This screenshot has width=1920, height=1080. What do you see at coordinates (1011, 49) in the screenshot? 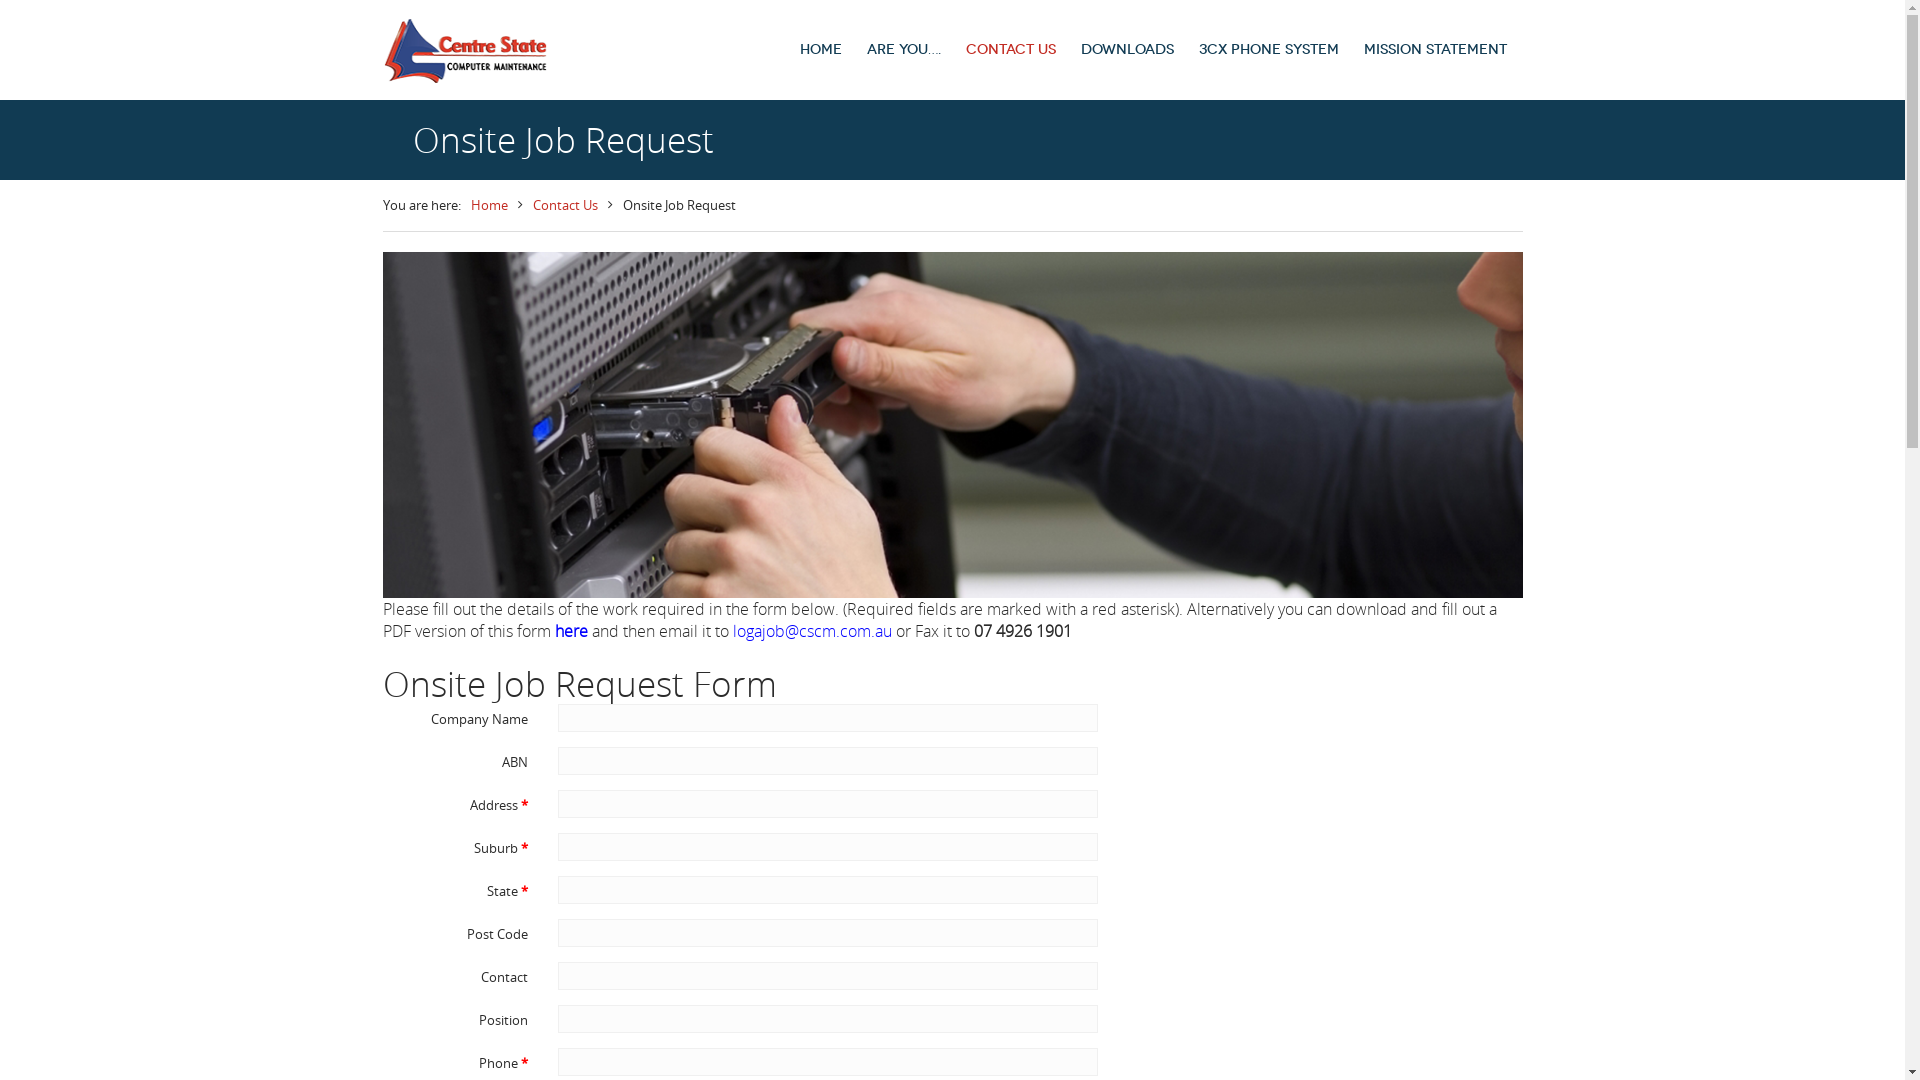
I see `'CONTACT US'` at bounding box center [1011, 49].